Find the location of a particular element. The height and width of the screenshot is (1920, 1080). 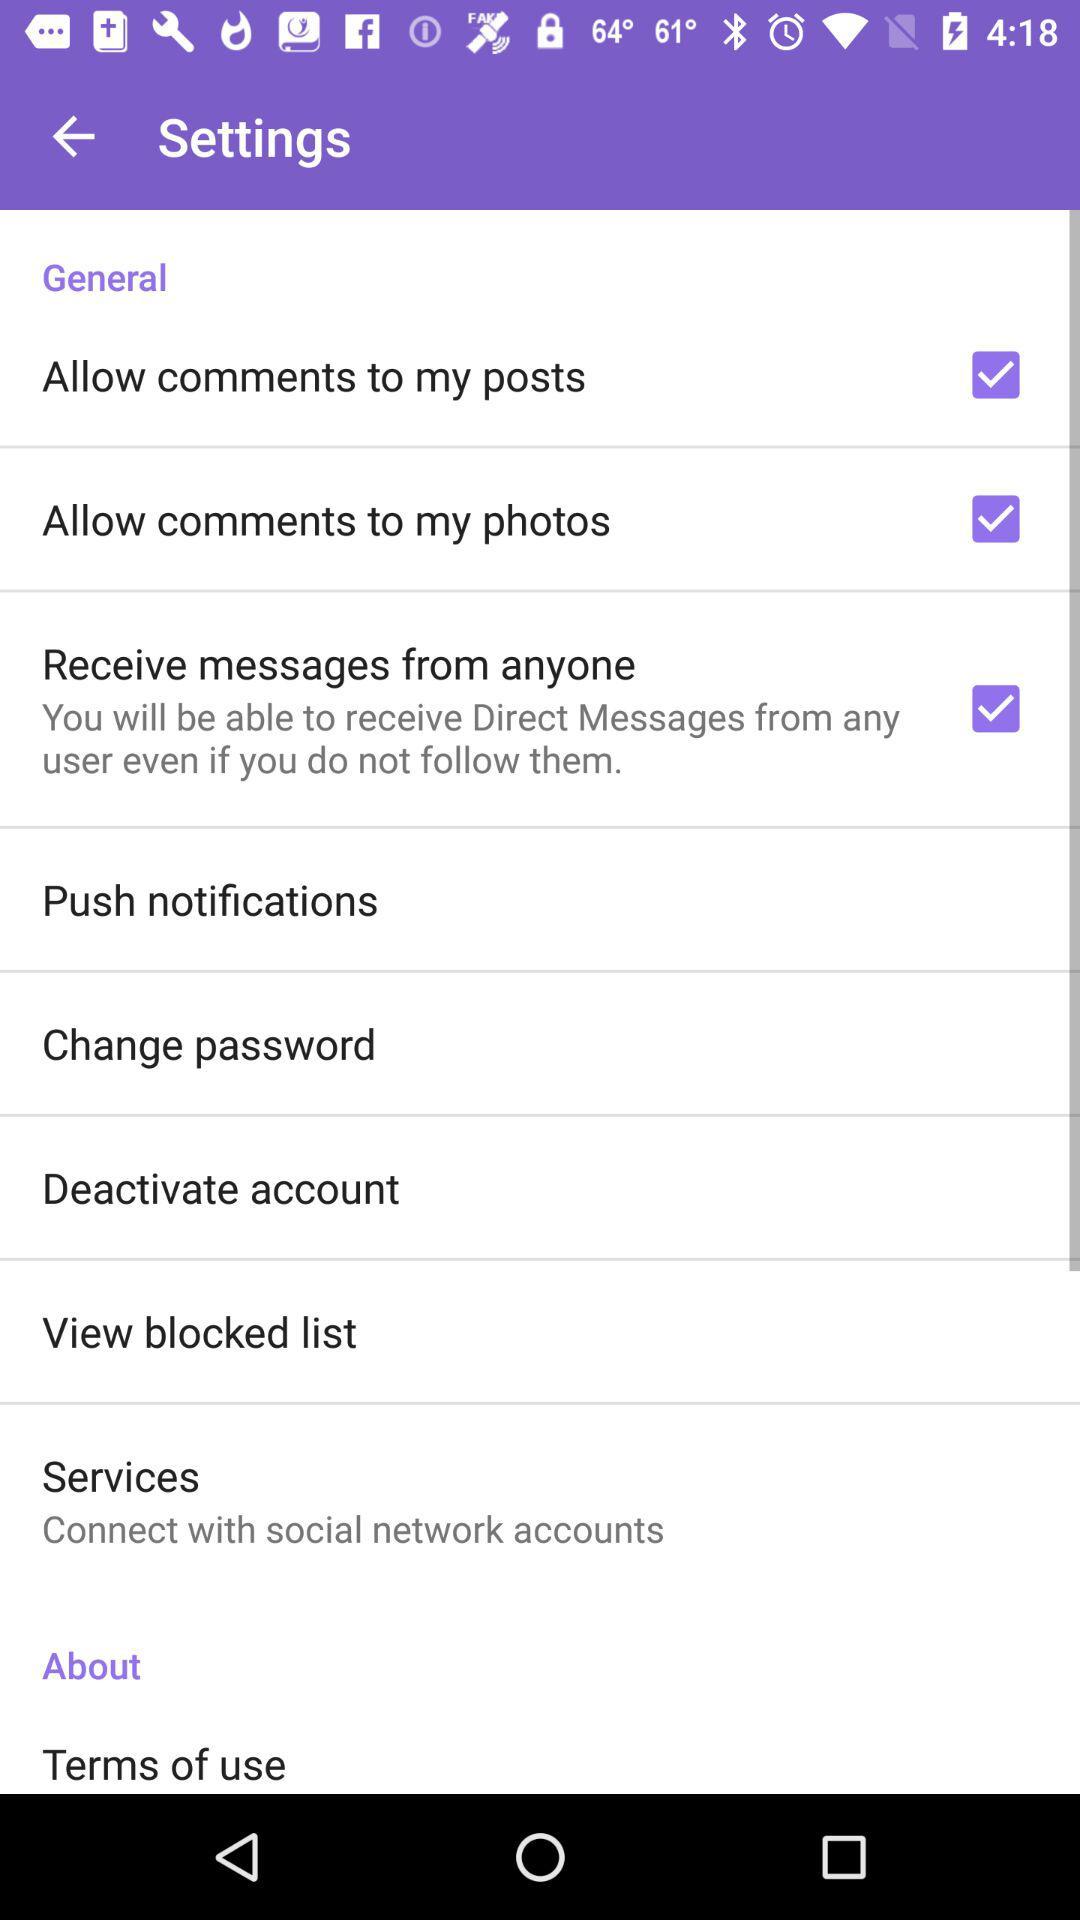

the item above deactivate account icon is located at coordinates (209, 1042).